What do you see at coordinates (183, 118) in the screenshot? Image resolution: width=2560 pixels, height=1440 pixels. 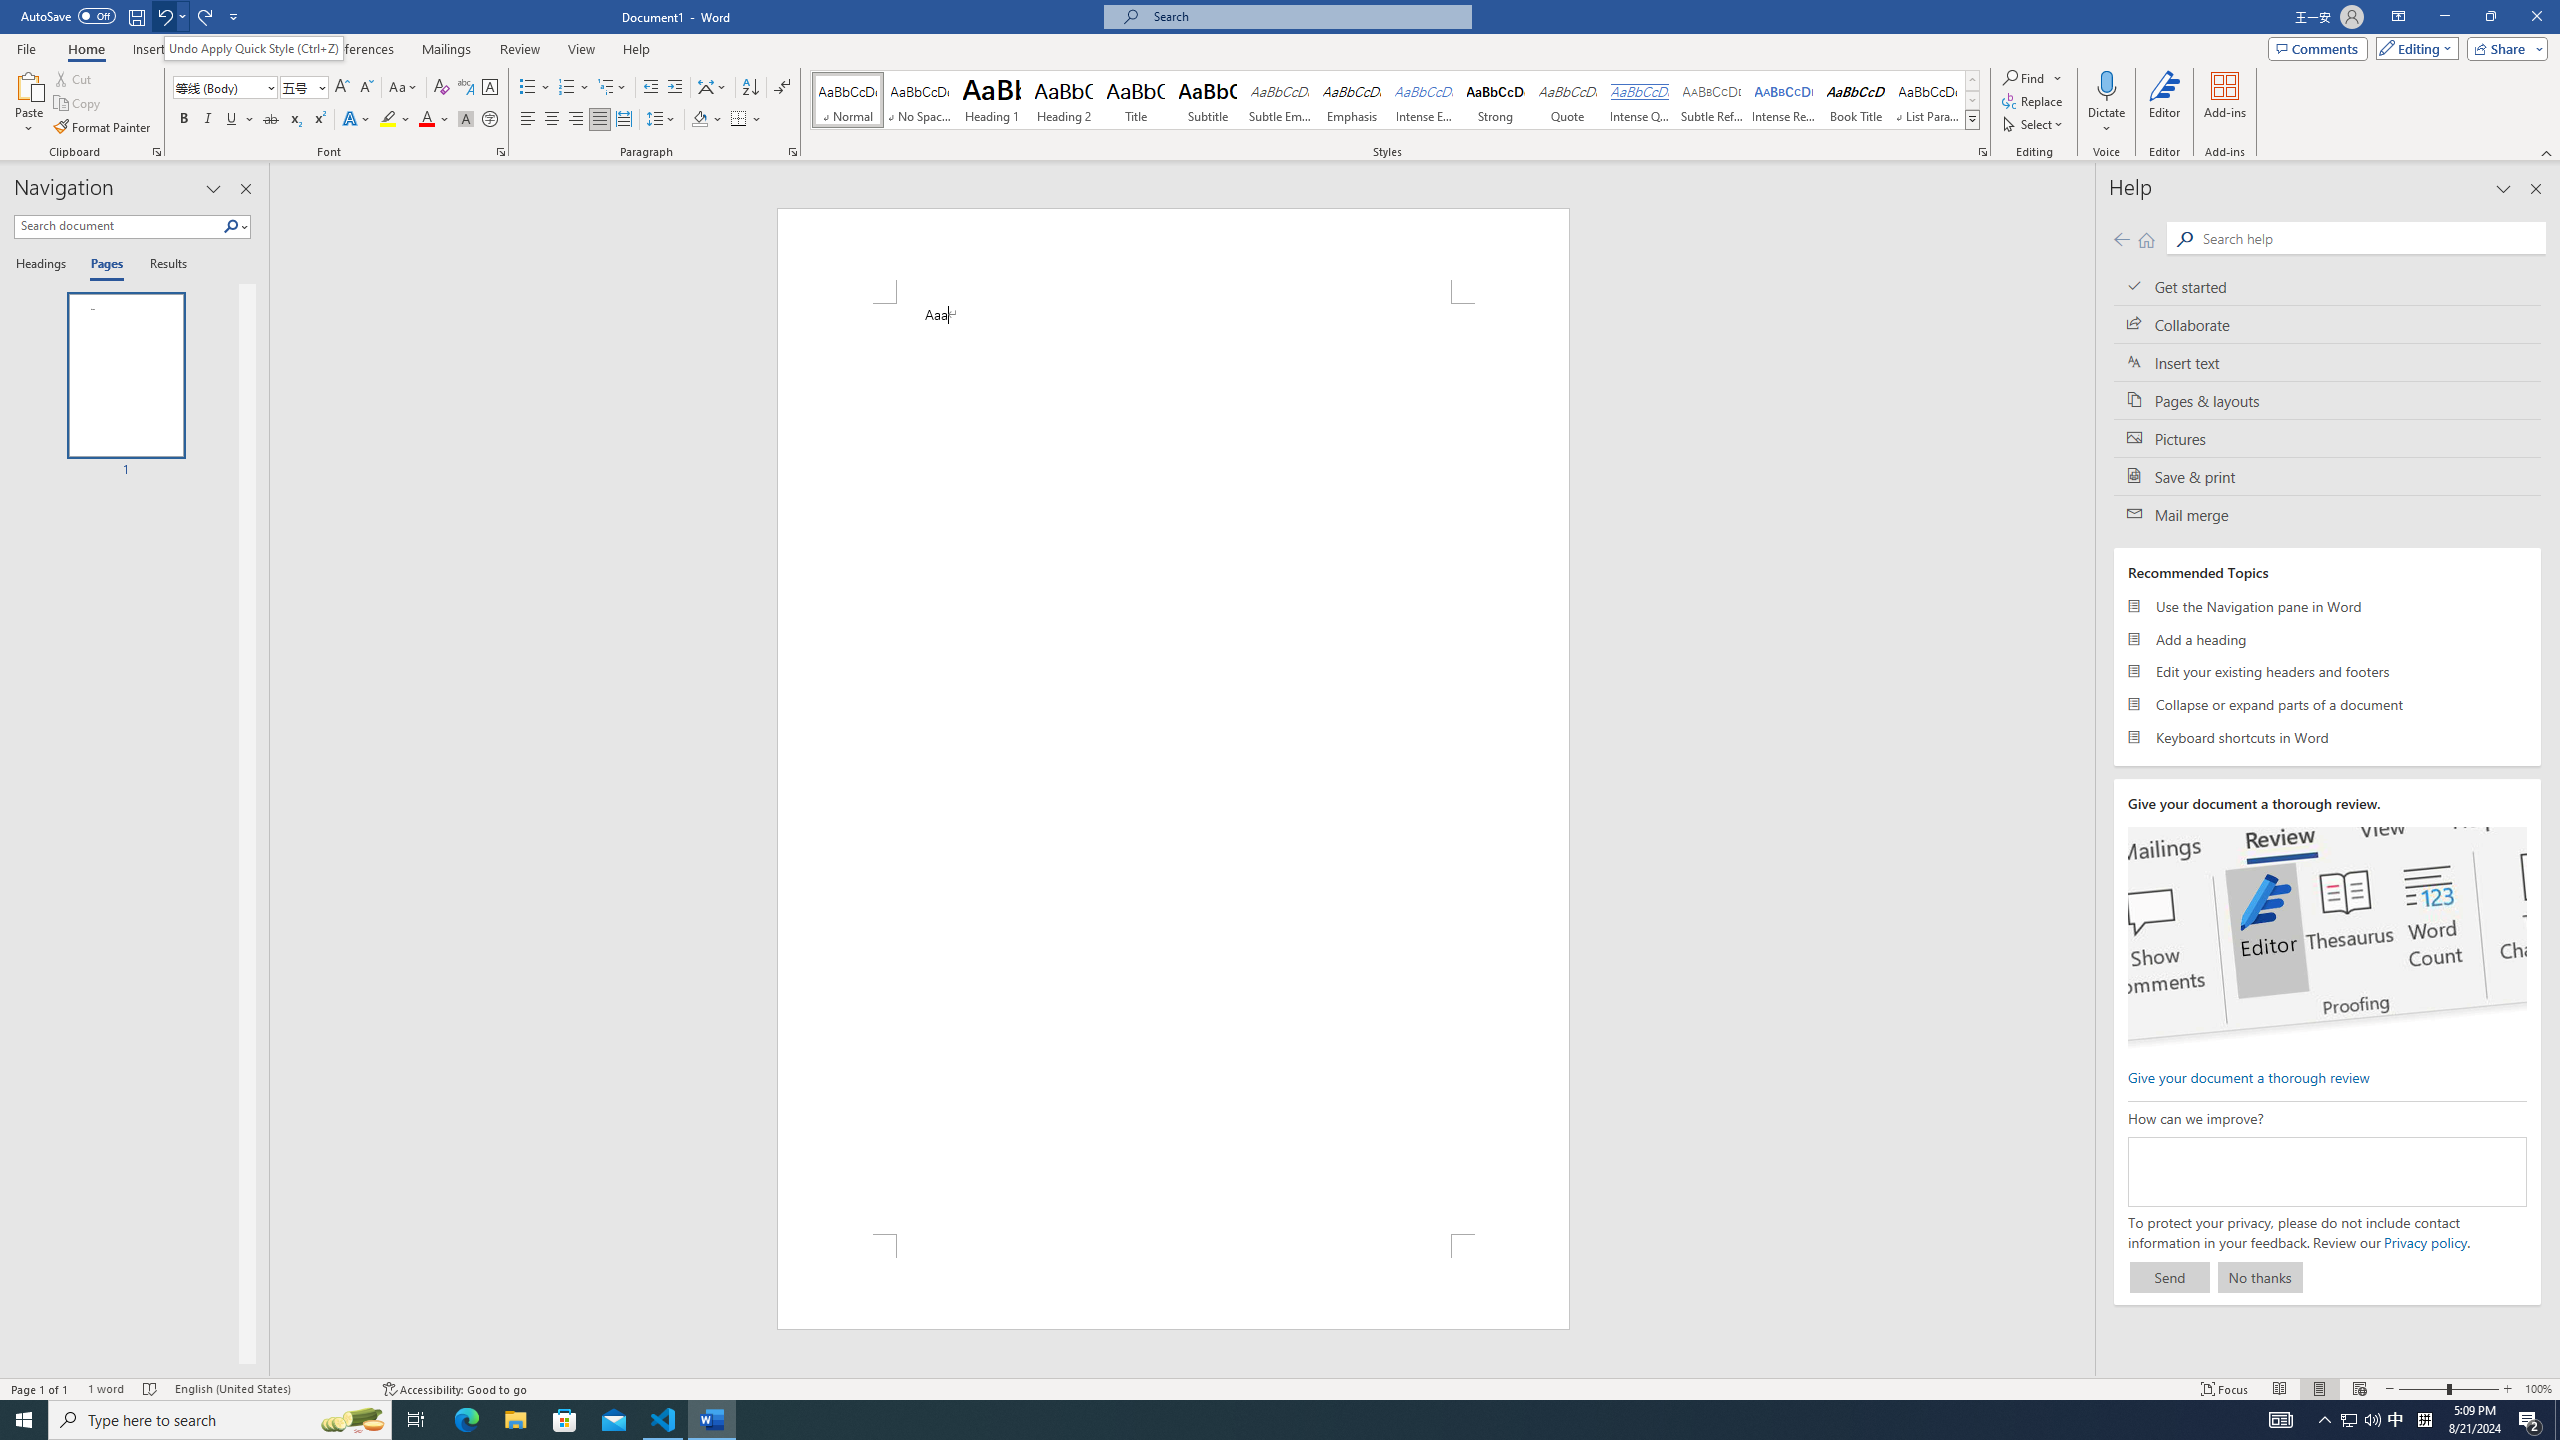 I see `'Bold'` at bounding box center [183, 118].